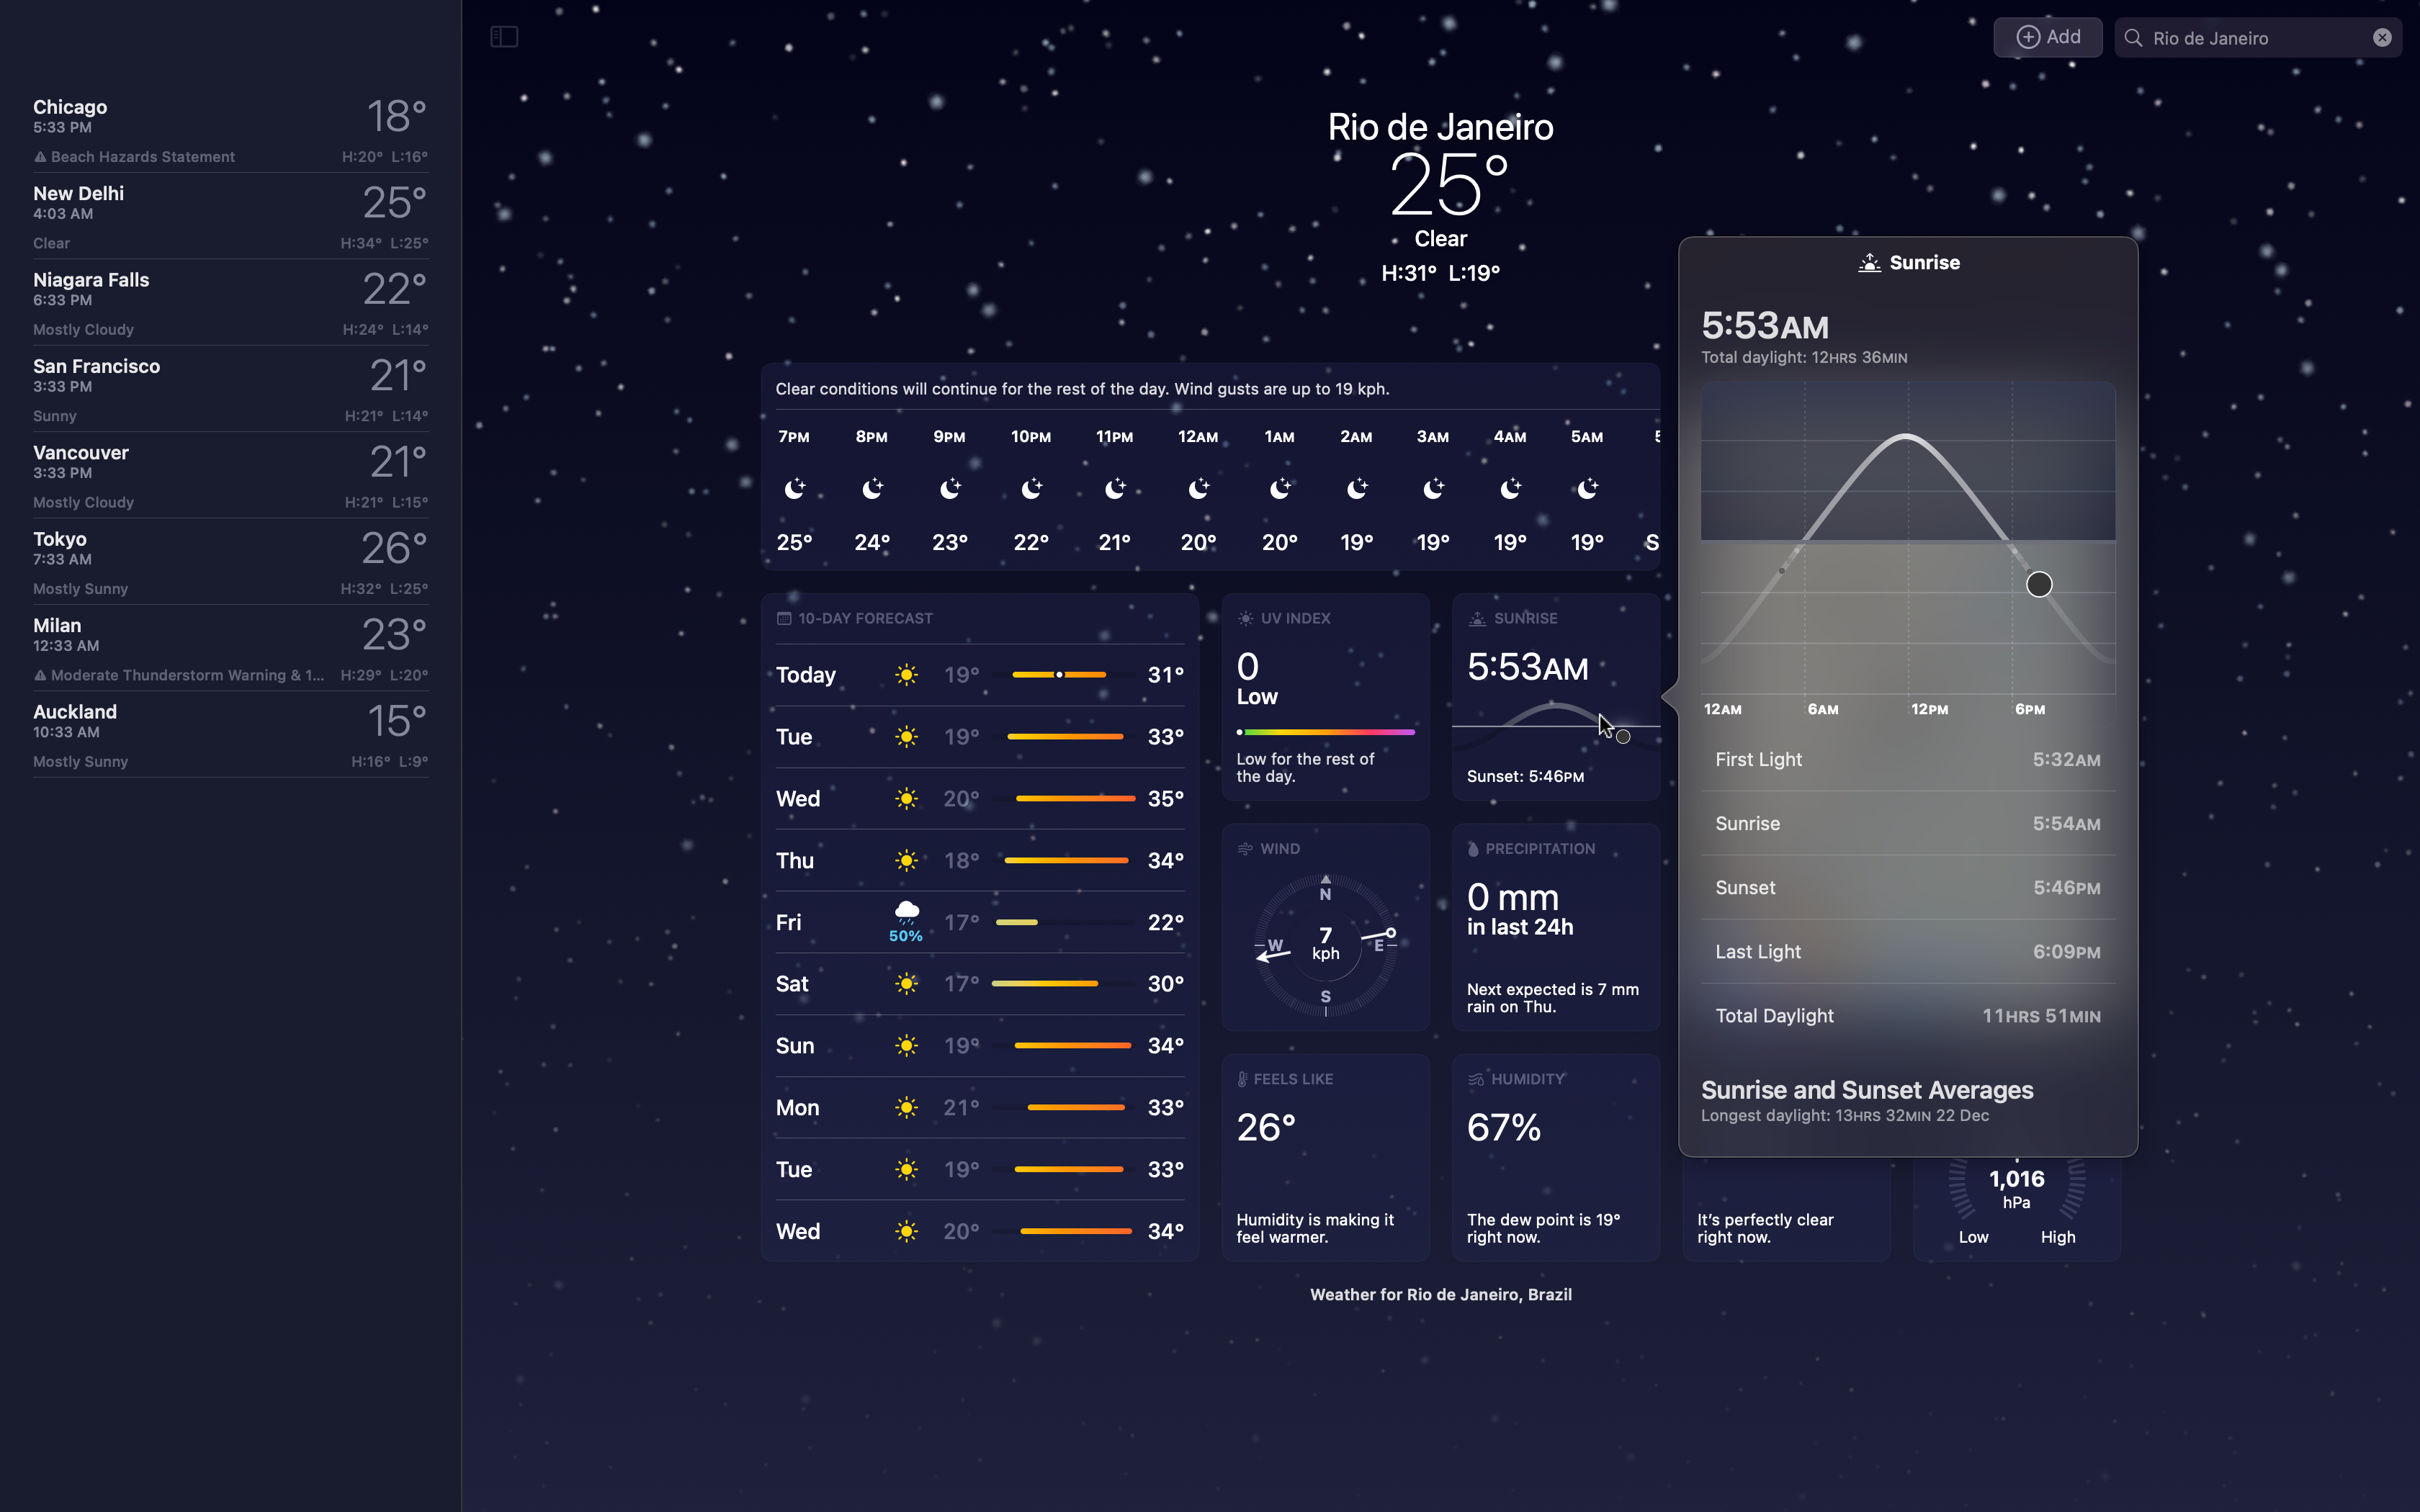  Describe the element at coordinates (1326, 926) in the screenshot. I see `Determine the velocity of wind in Rio de Janeiro` at that location.